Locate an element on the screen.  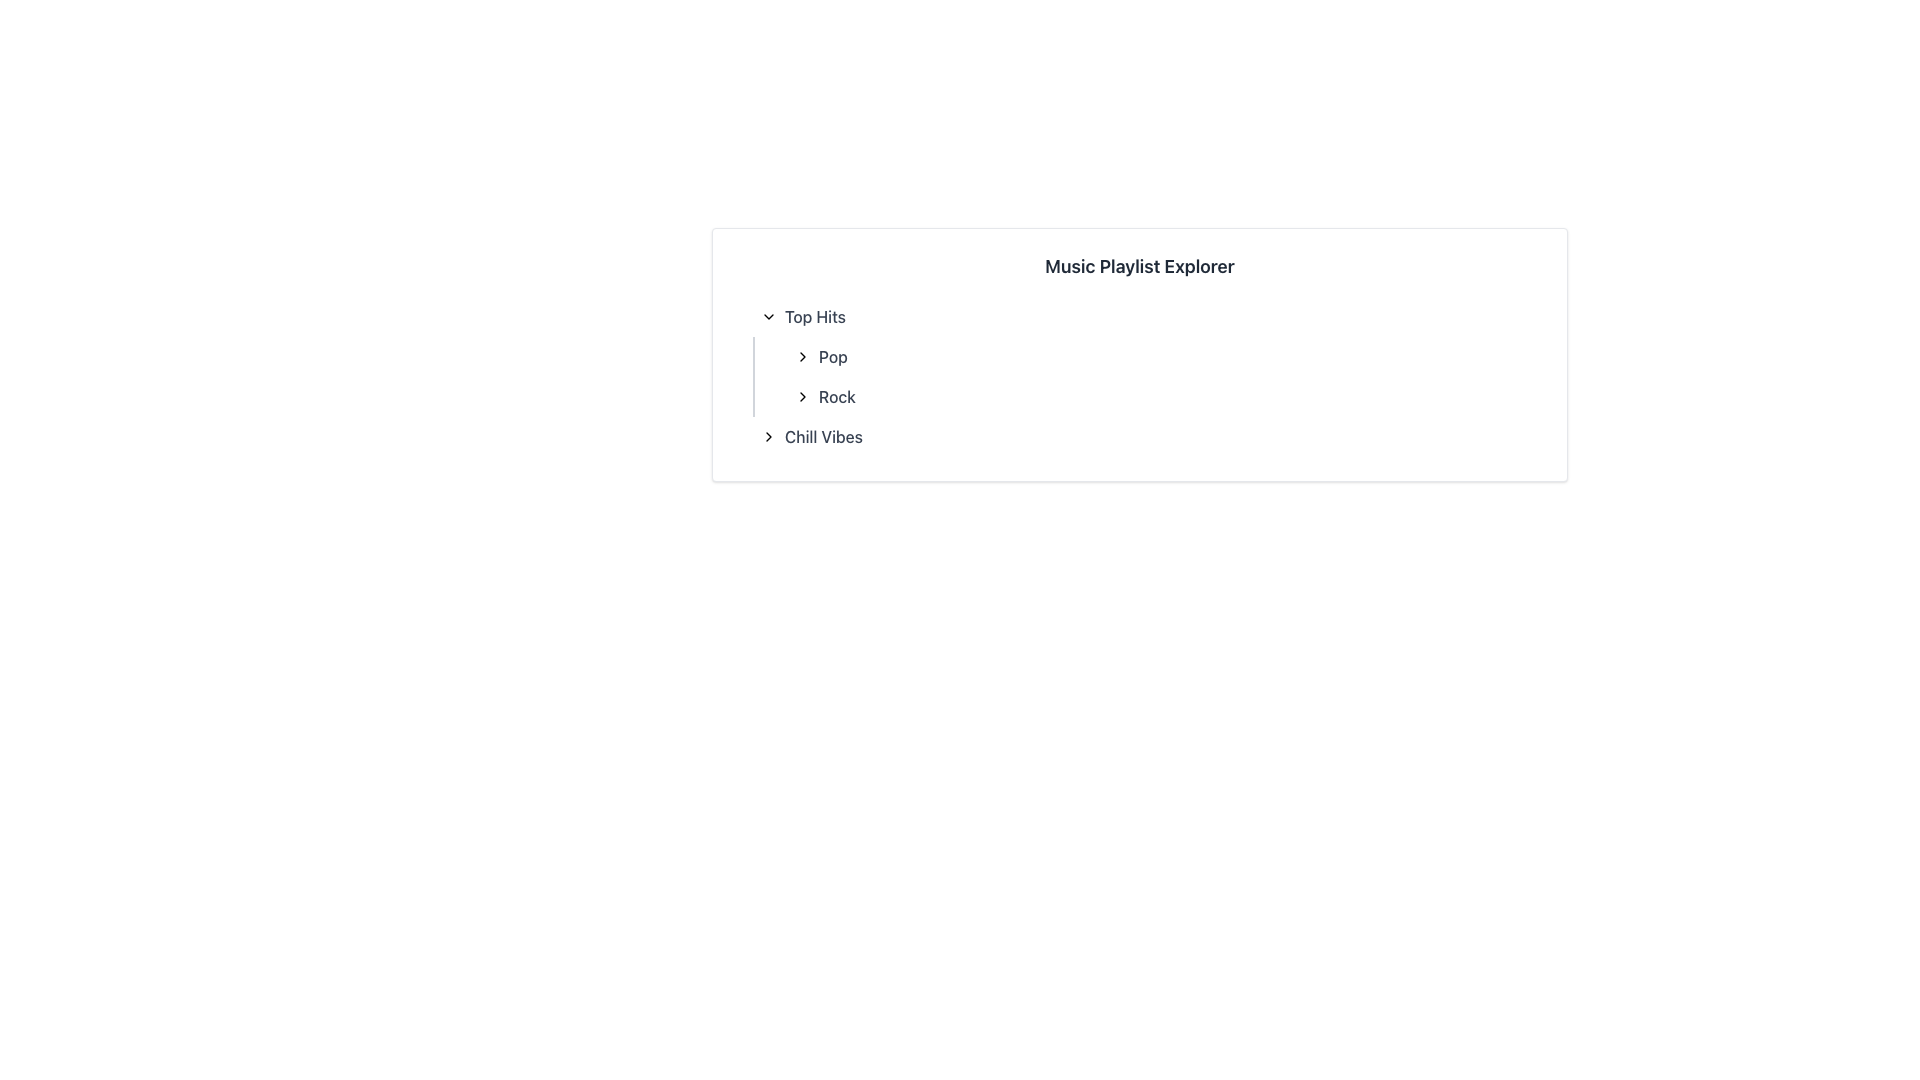
the Dropdown Indicator (Chevron Icon) located to the left of the 'Top Hits' text is located at coordinates (767, 315).